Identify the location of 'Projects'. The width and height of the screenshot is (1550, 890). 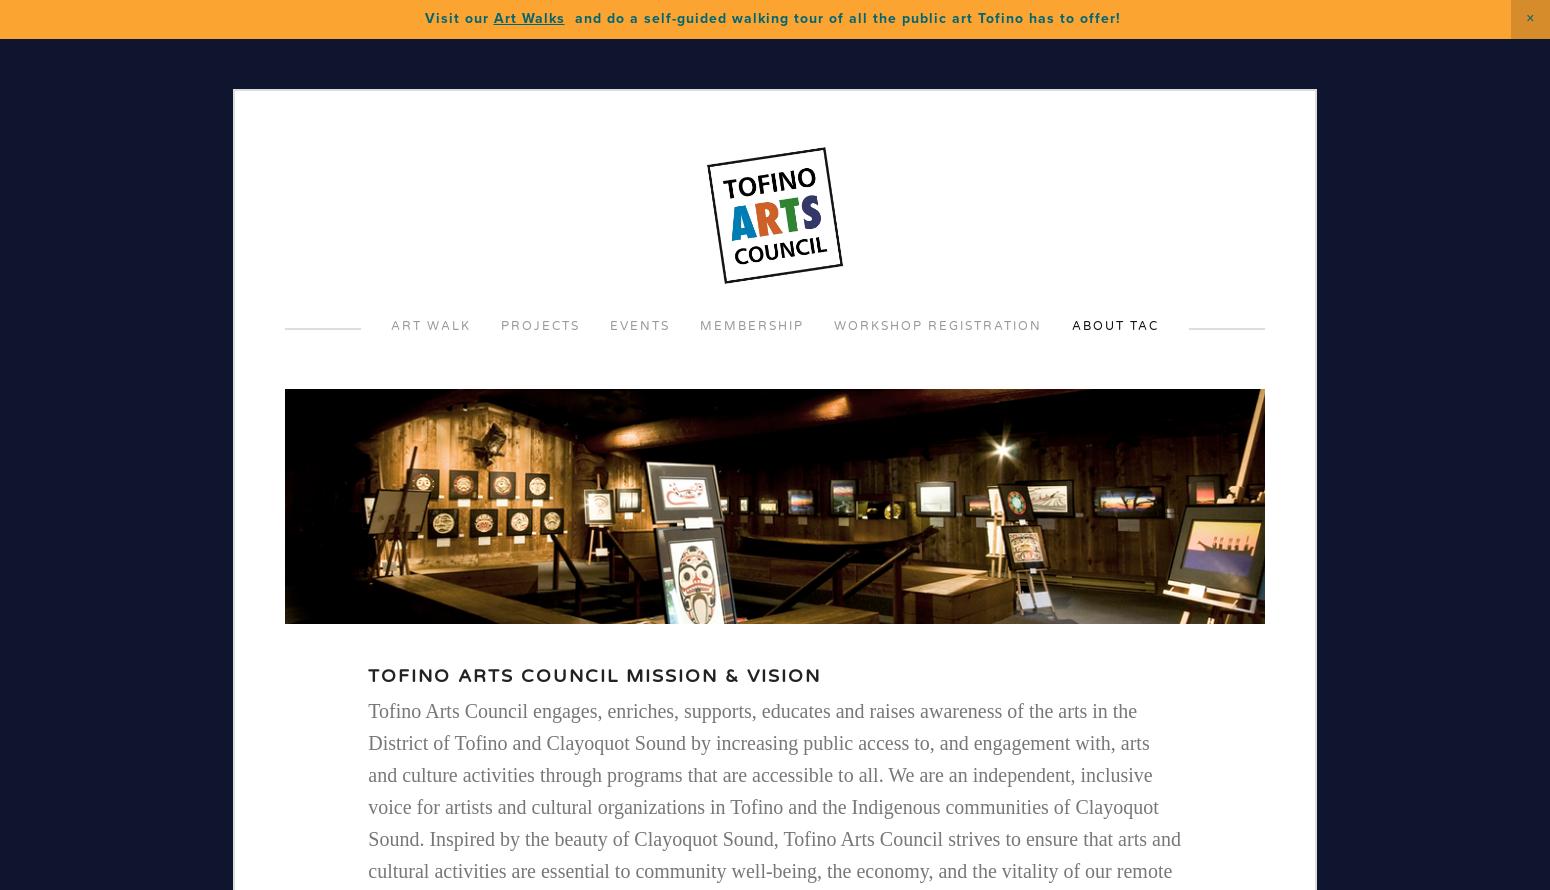
(539, 325).